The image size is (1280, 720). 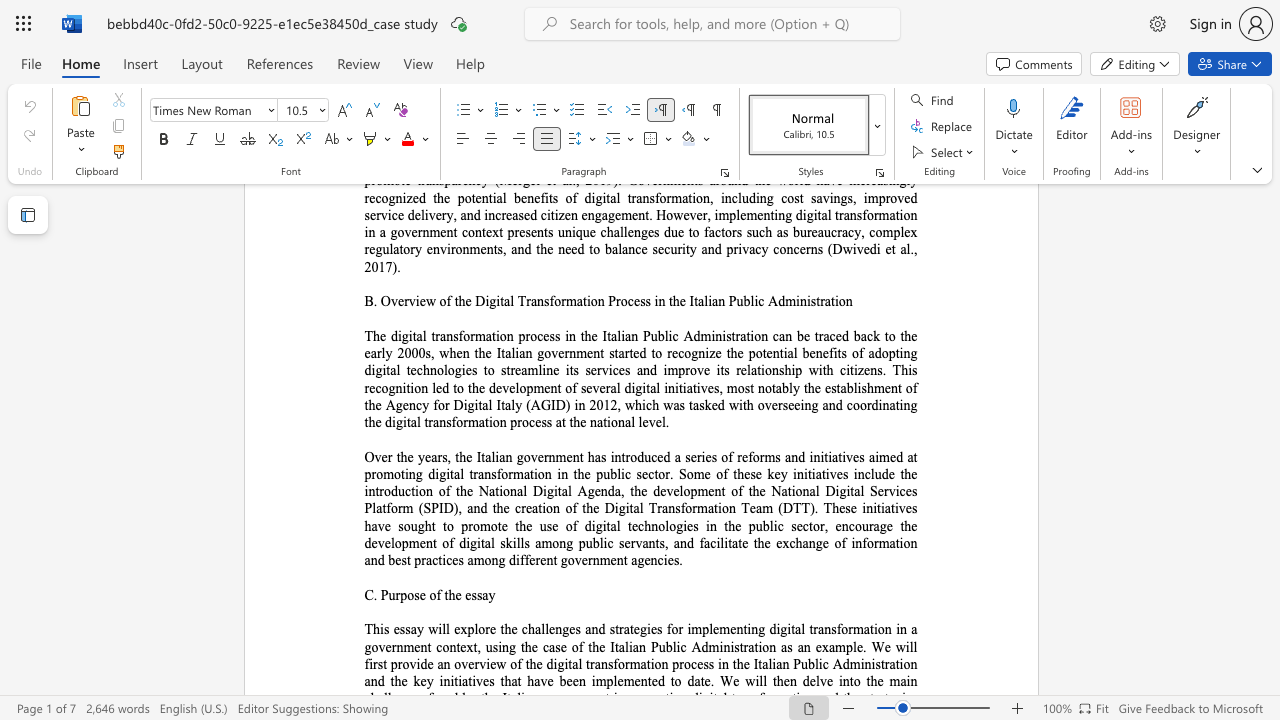 What do you see at coordinates (687, 370) in the screenshot?
I see `the 12th character "r" in the text` at bounding box center [687, 370].